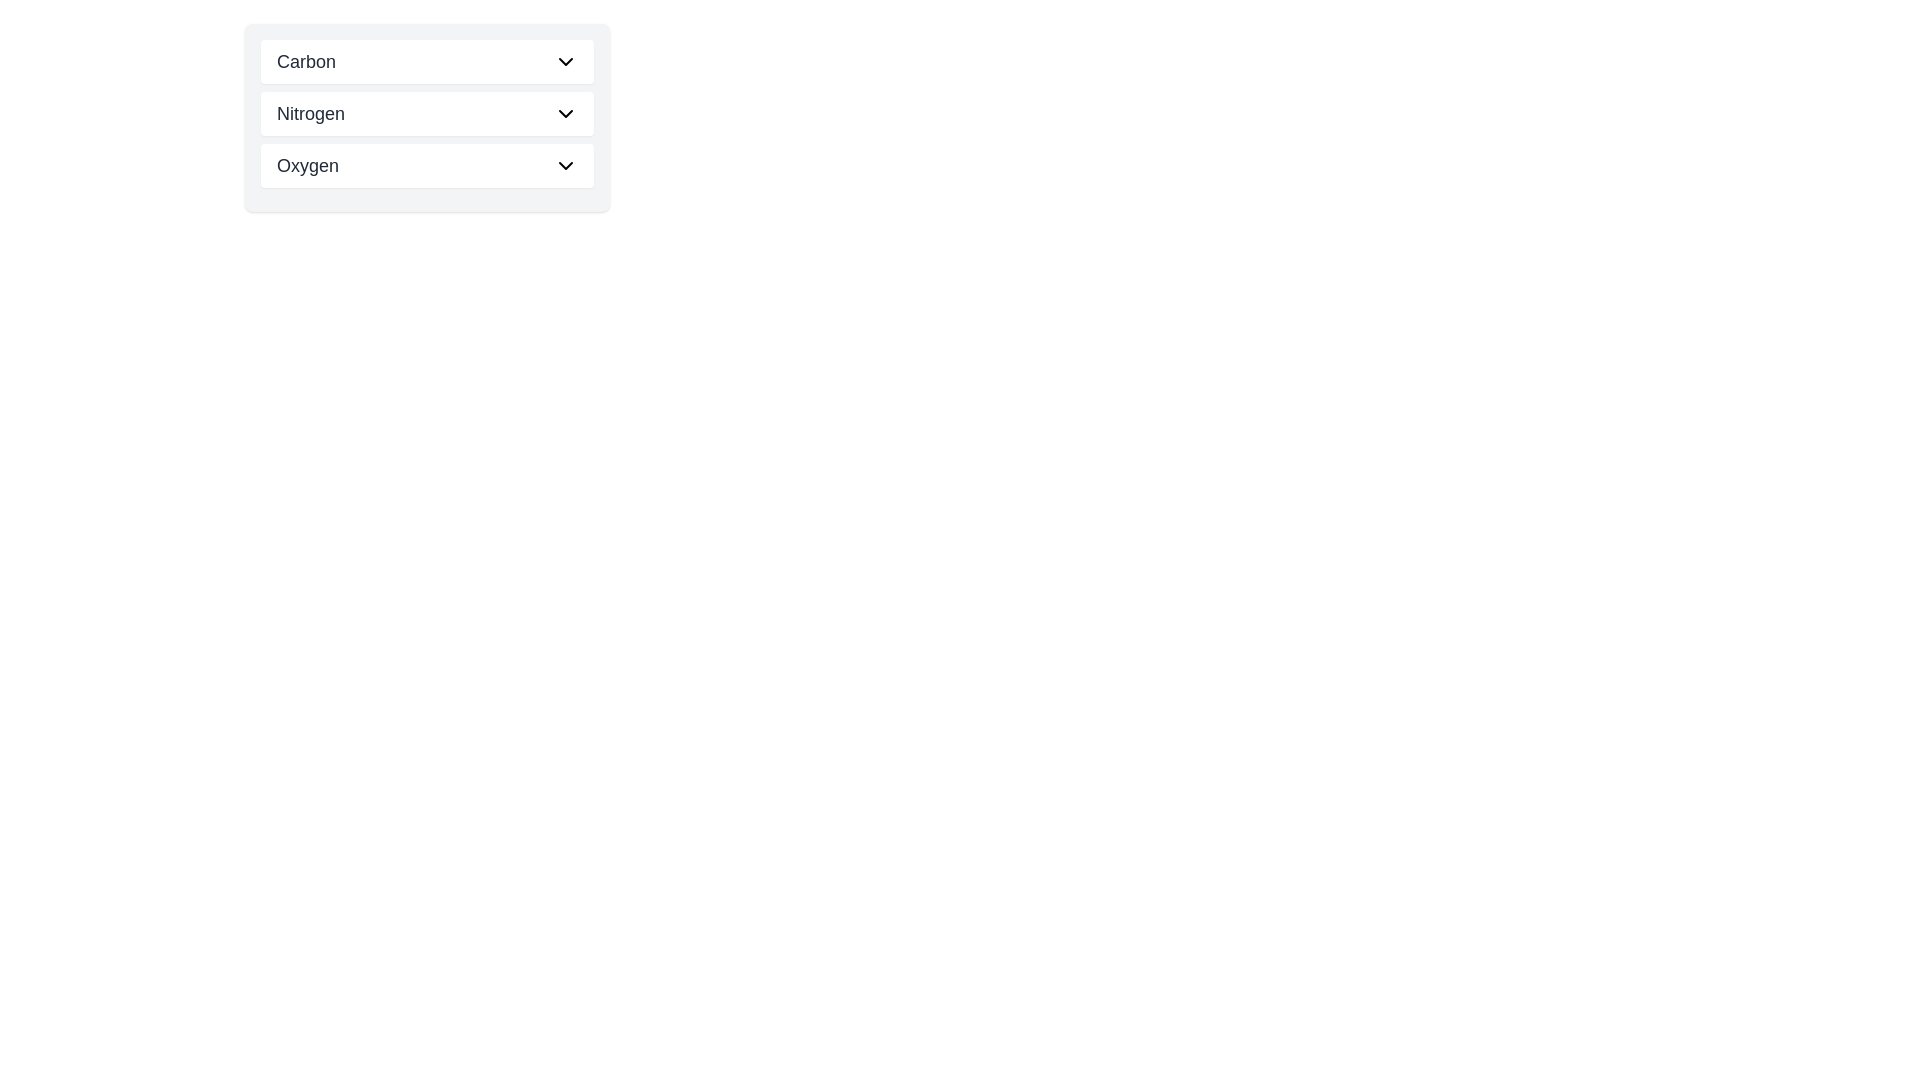 This screenshot has height=1080, width=1920. Describe the element at coordinates (565, 60) in the screenshot. I see `the chevron icon next to the 'Carbon' label` at that location.